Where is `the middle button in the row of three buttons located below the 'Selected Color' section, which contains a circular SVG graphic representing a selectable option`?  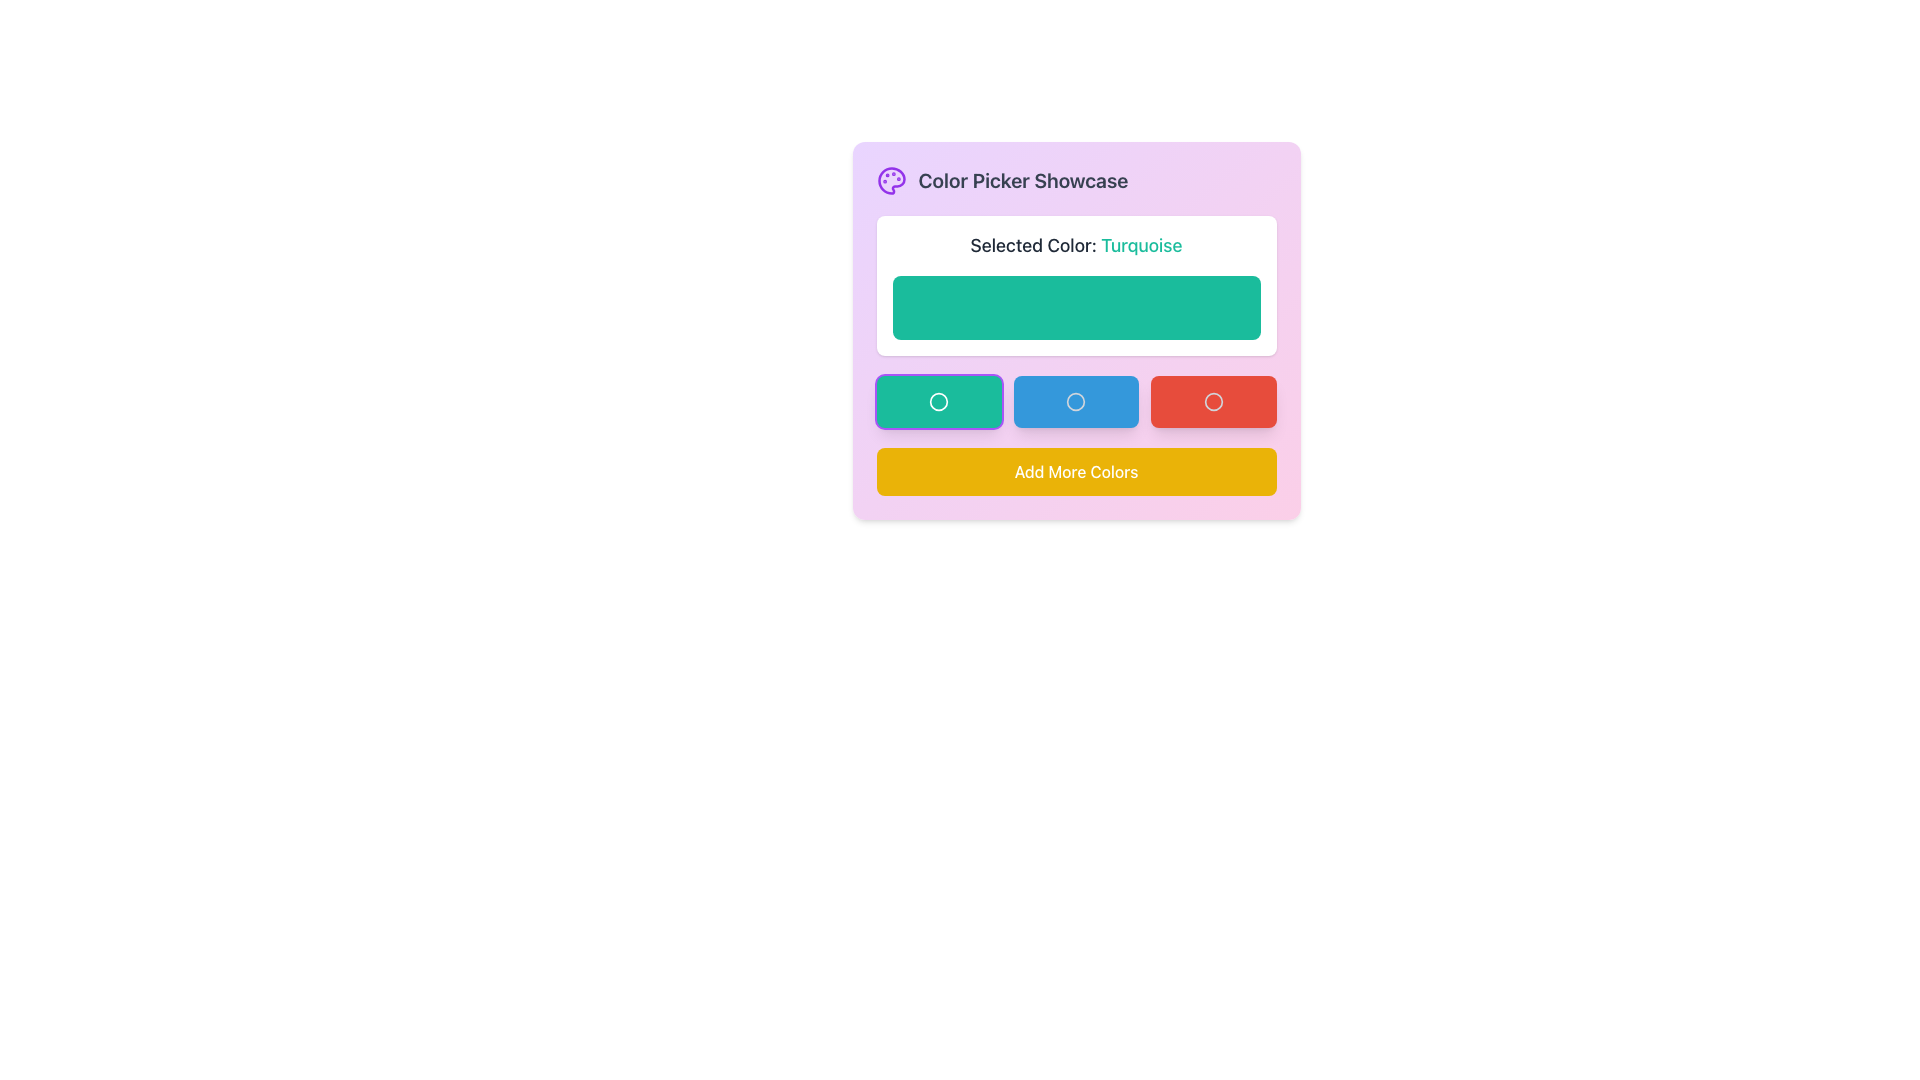
the middle button in the row of three buttons located below the 'Selected Color' section, which contains a circular SVG graphic representing a selectable option is located at coordinates (1075, 401).